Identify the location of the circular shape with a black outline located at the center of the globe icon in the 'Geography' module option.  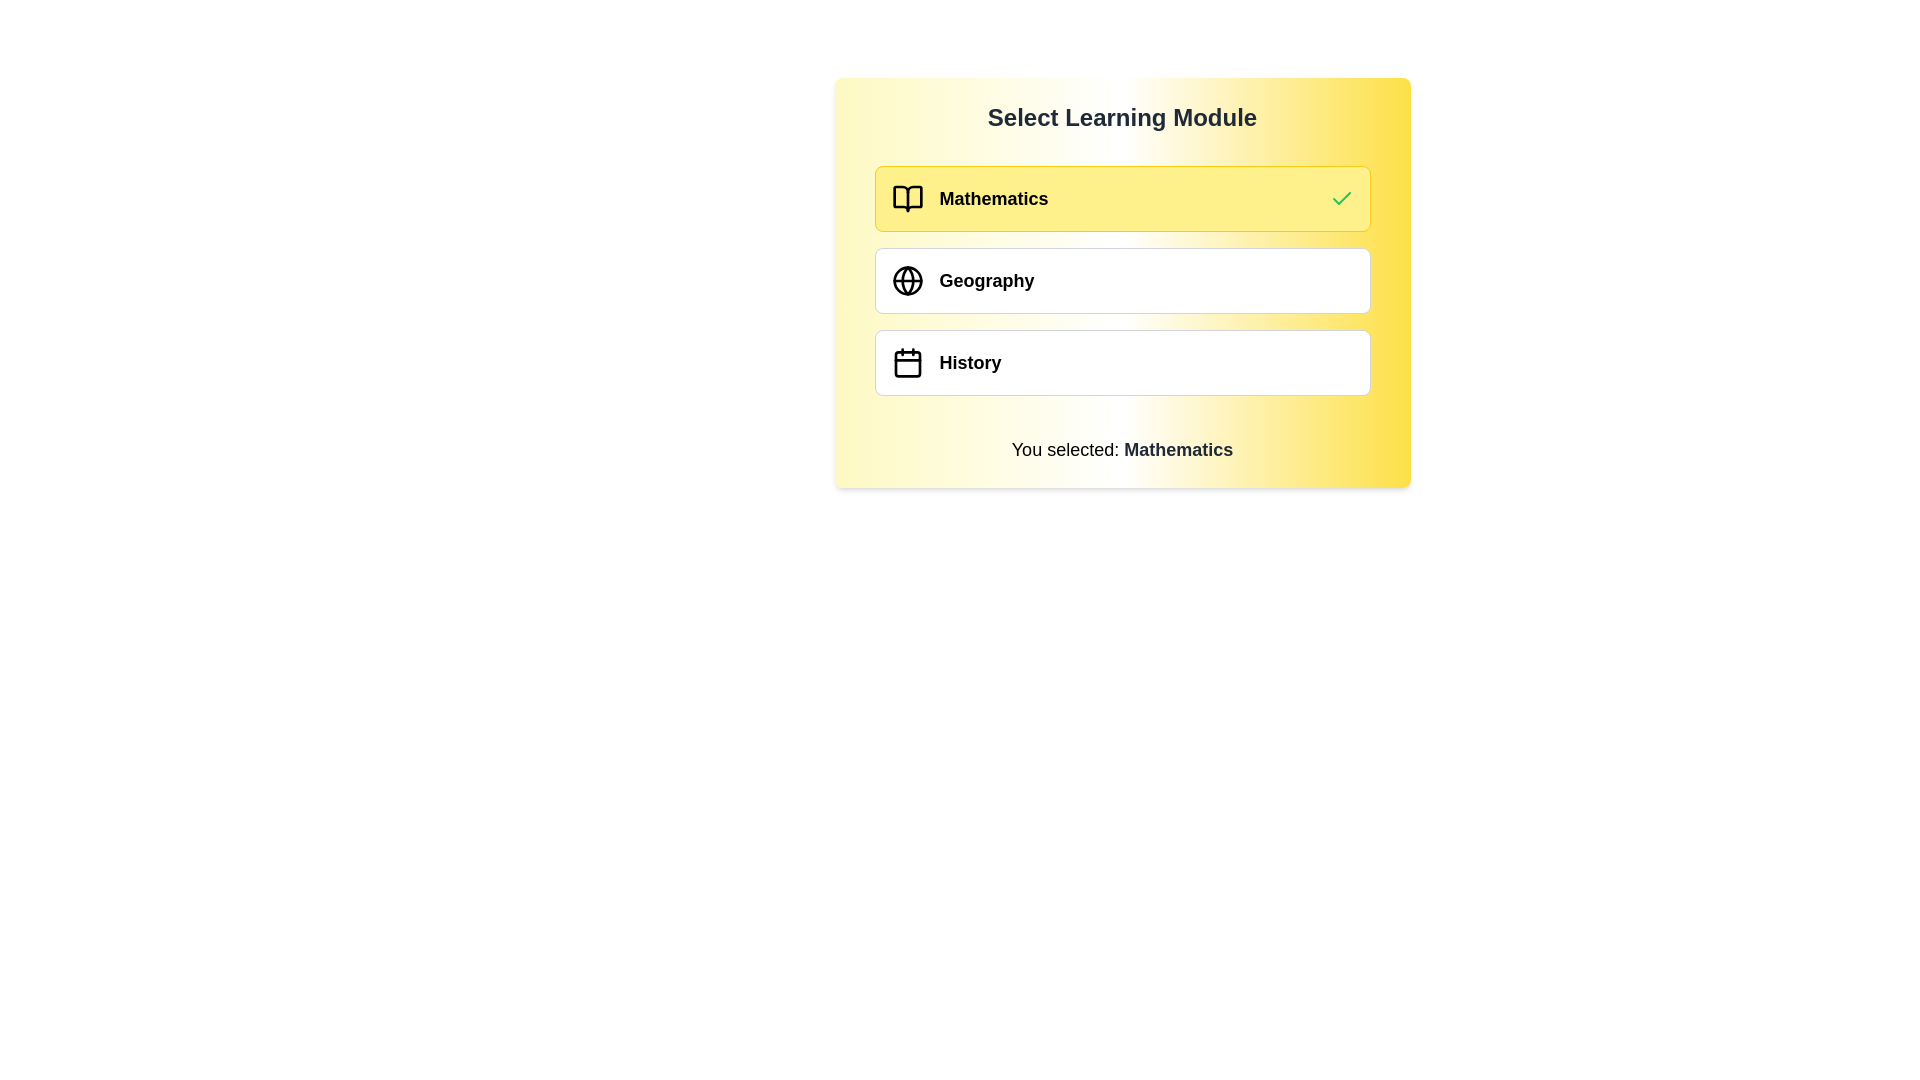
(906, 281).